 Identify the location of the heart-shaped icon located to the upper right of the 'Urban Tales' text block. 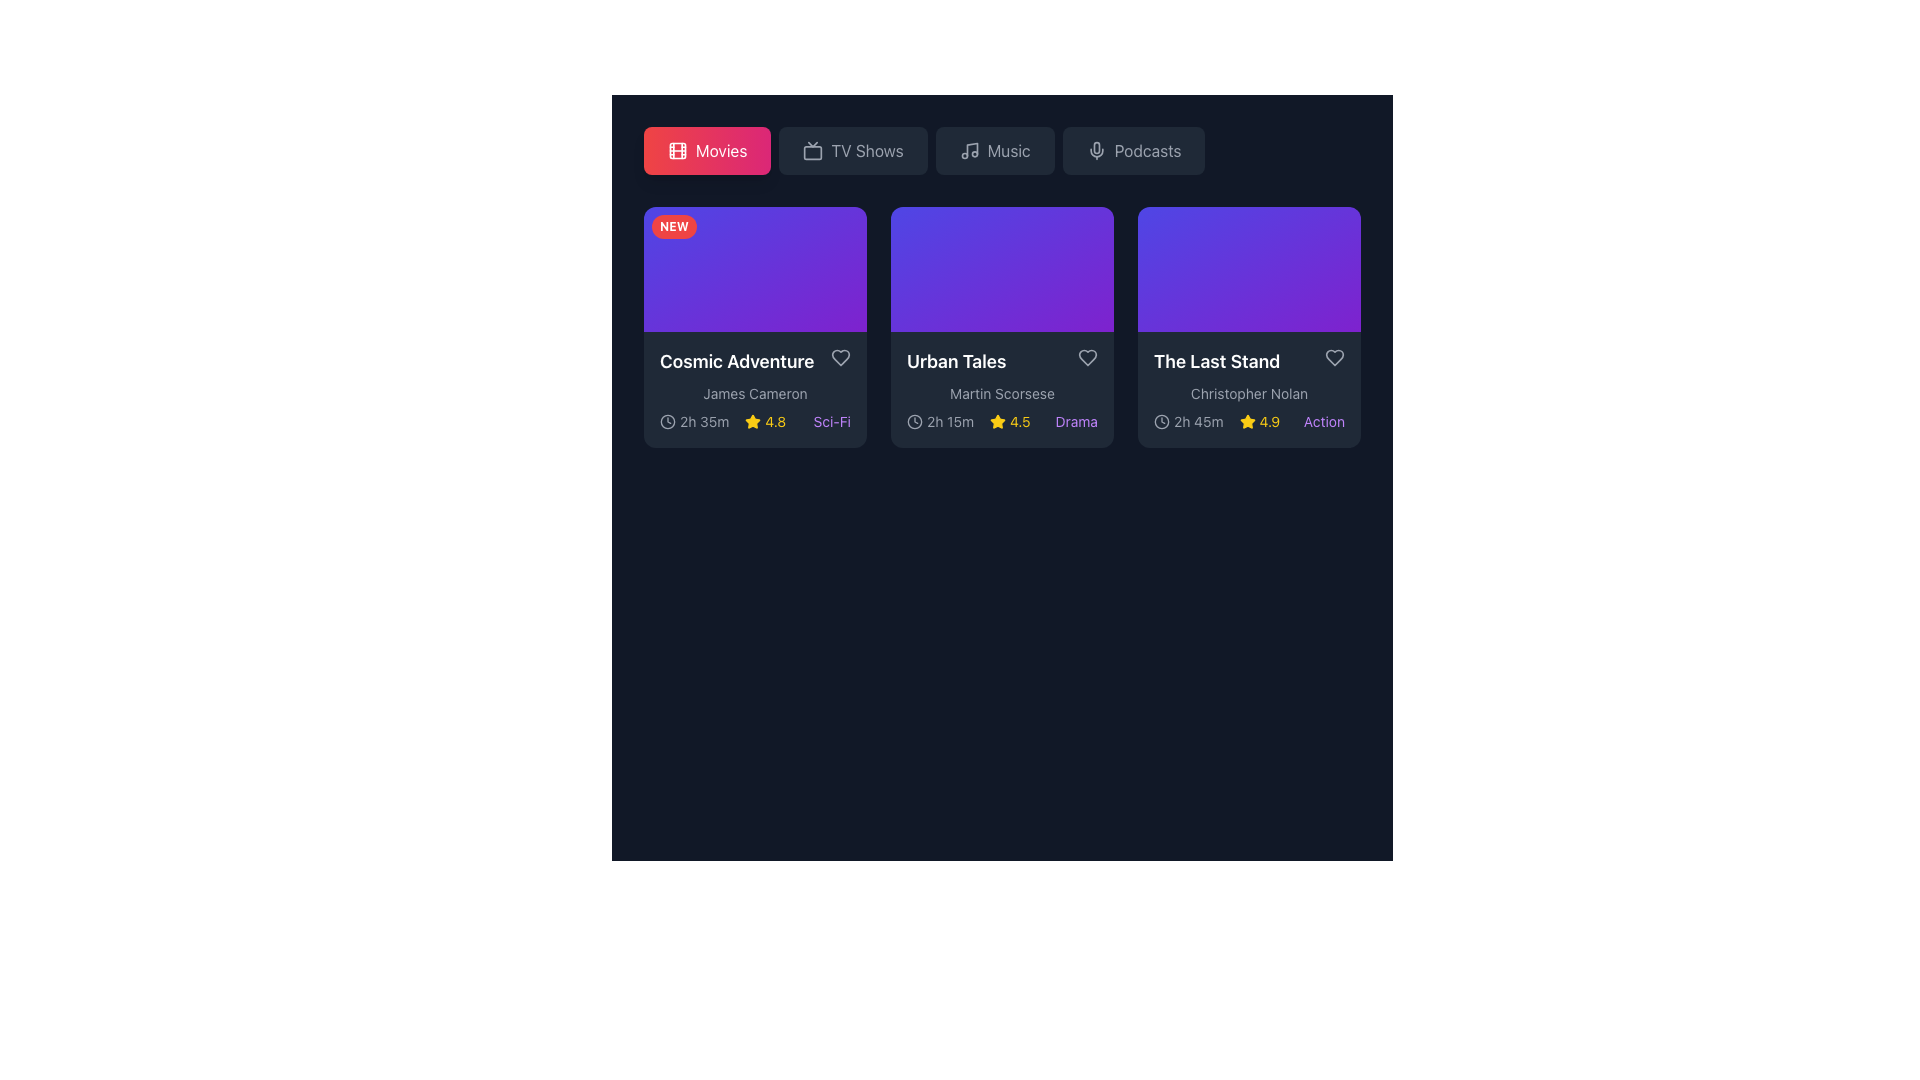
(1087, 357).